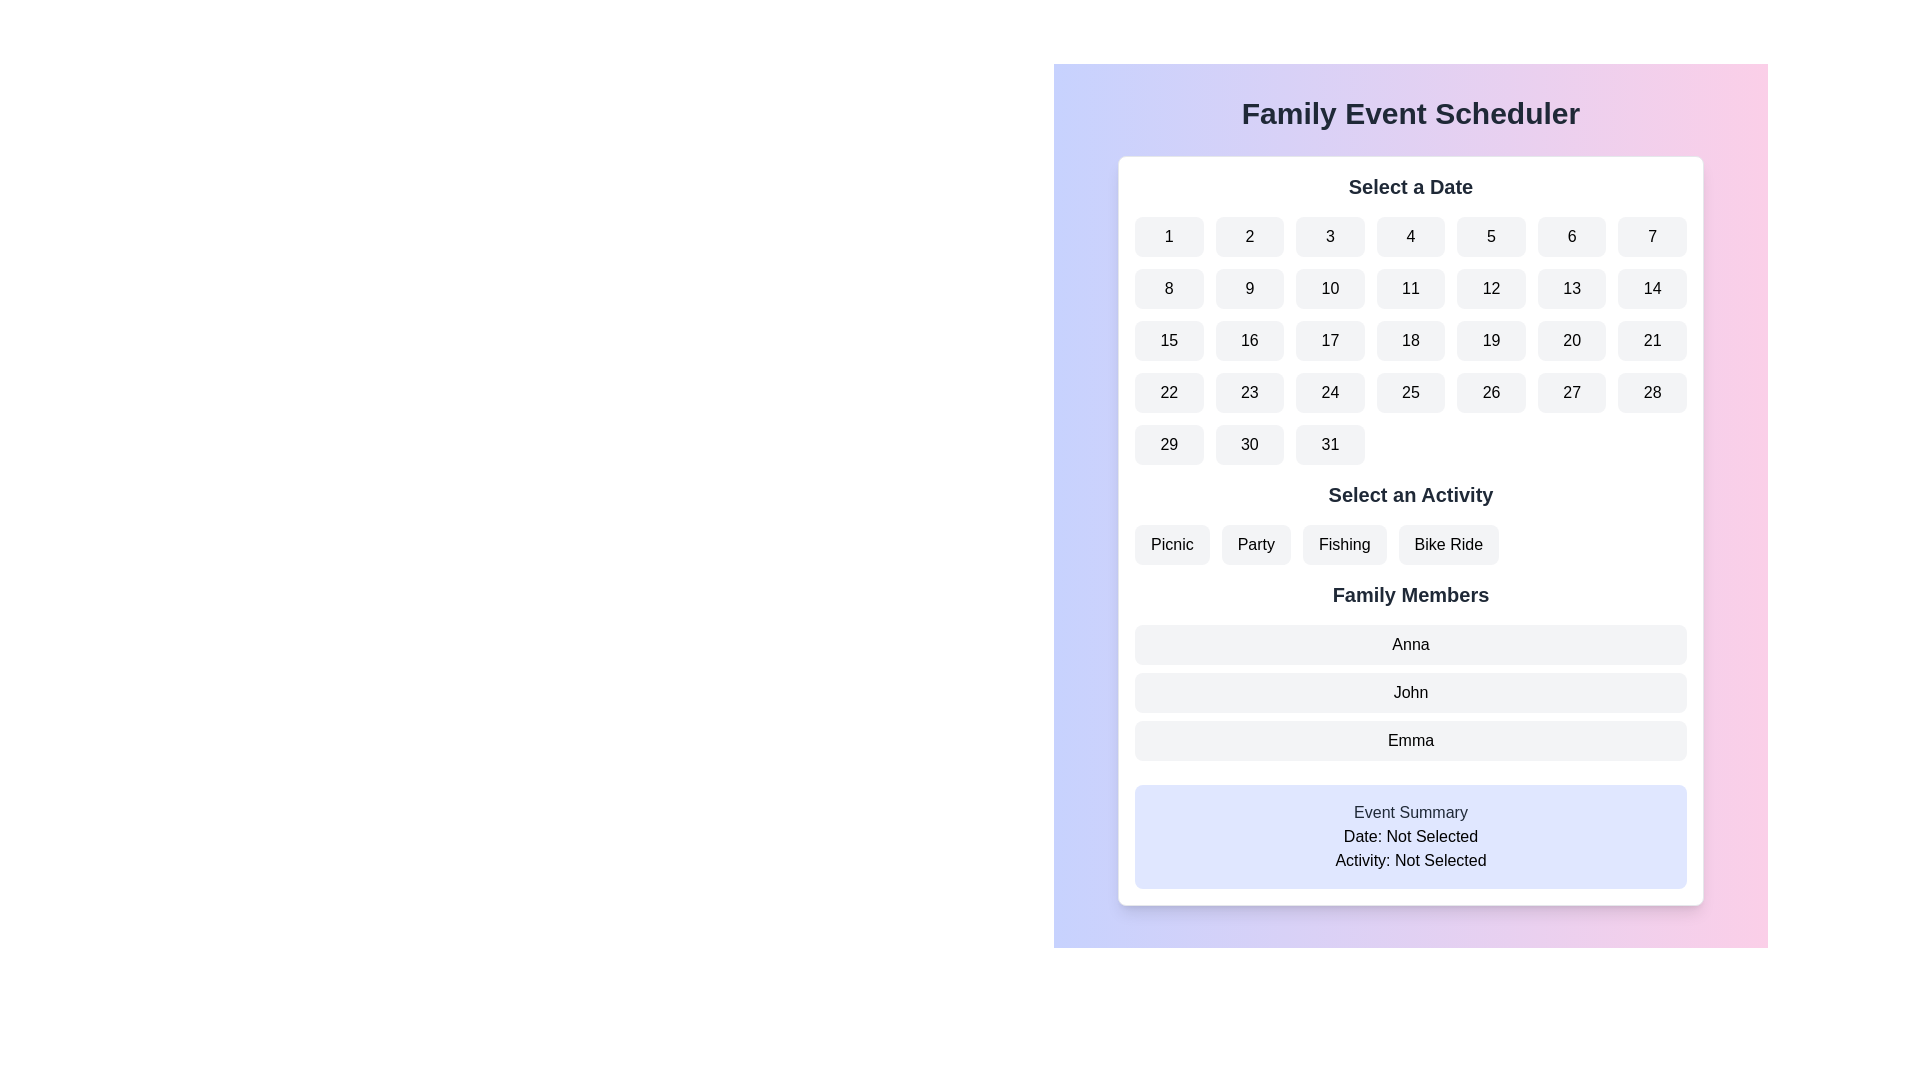 The image size is (1920, 1080). Describe the element at coordinates (1410, 339) in the screenshot. I see `the button representing the 18th day of the month in the calendar` at that location.